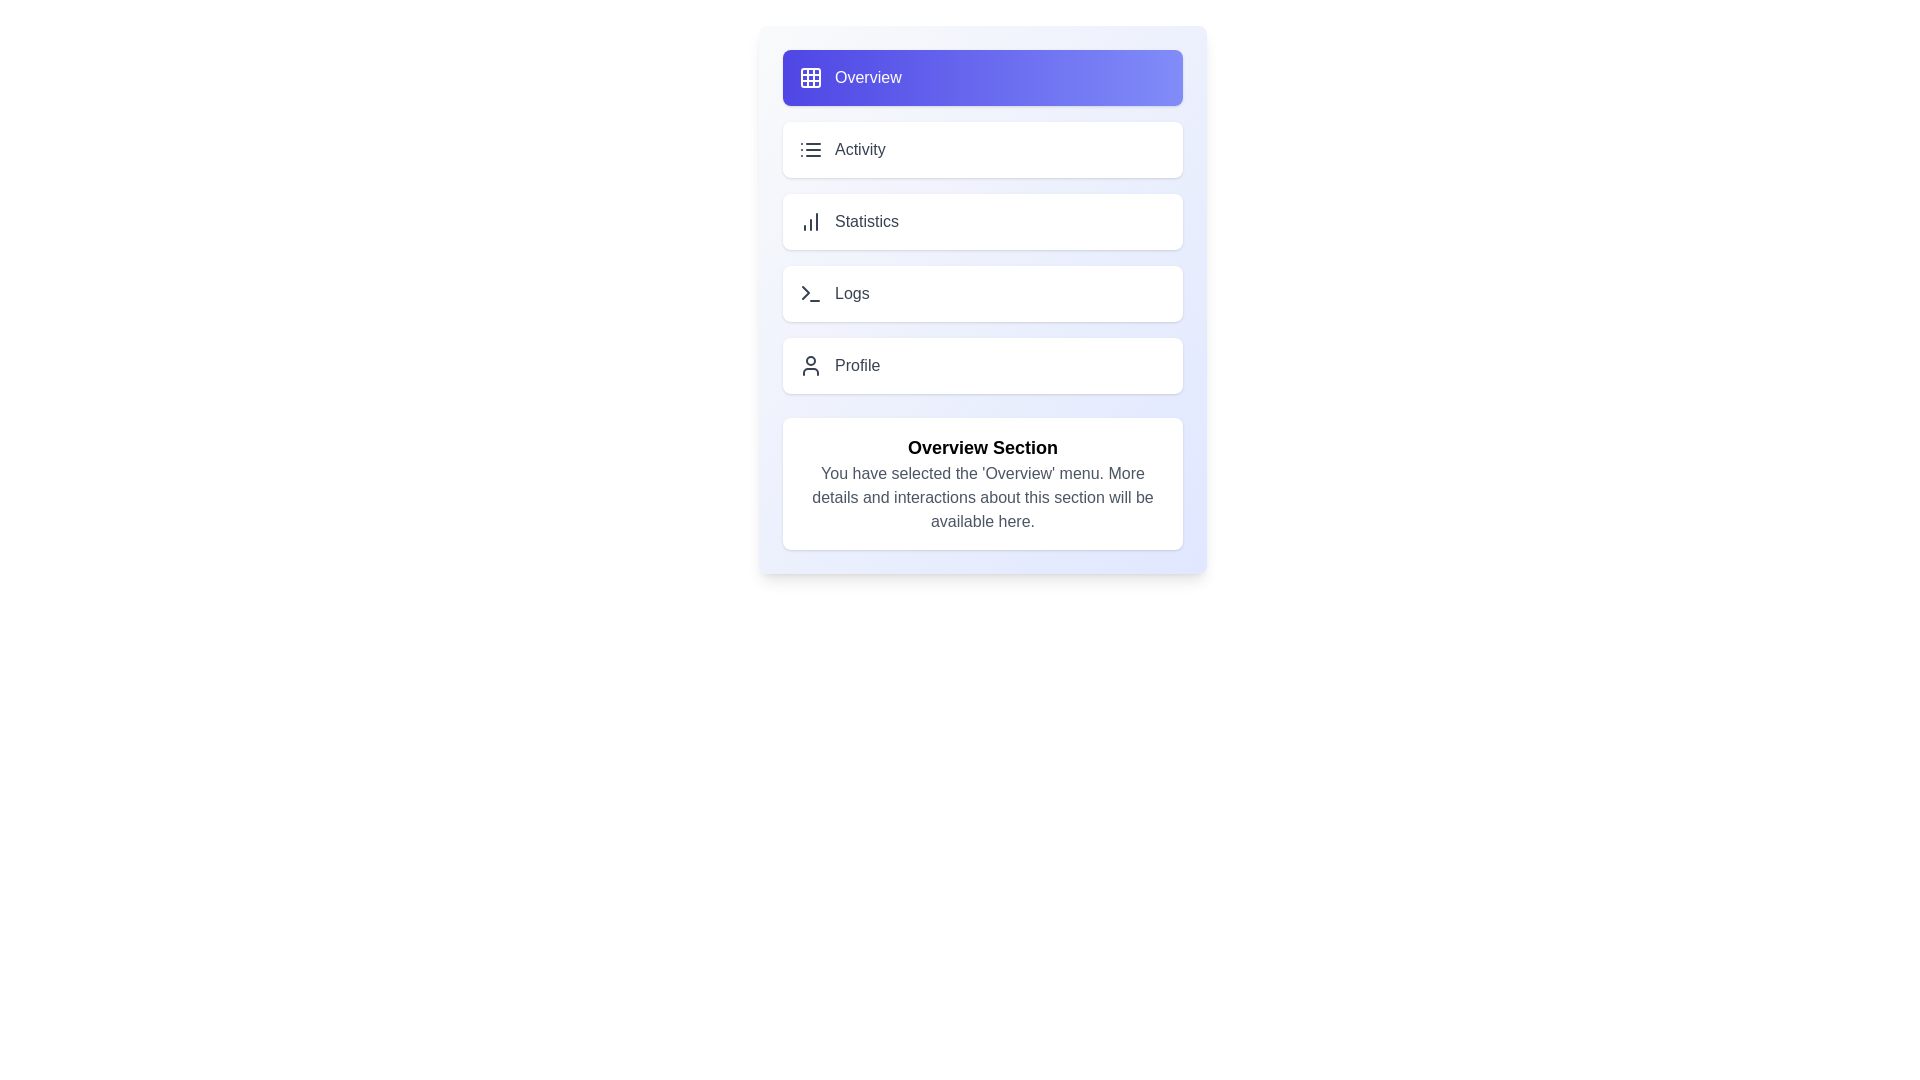 The image size is (1920, 1080). What do you see at coordinates (983, 293) in the screenshot?
I see `the menu item Logs to display its section` at bounding box center [983, 293].